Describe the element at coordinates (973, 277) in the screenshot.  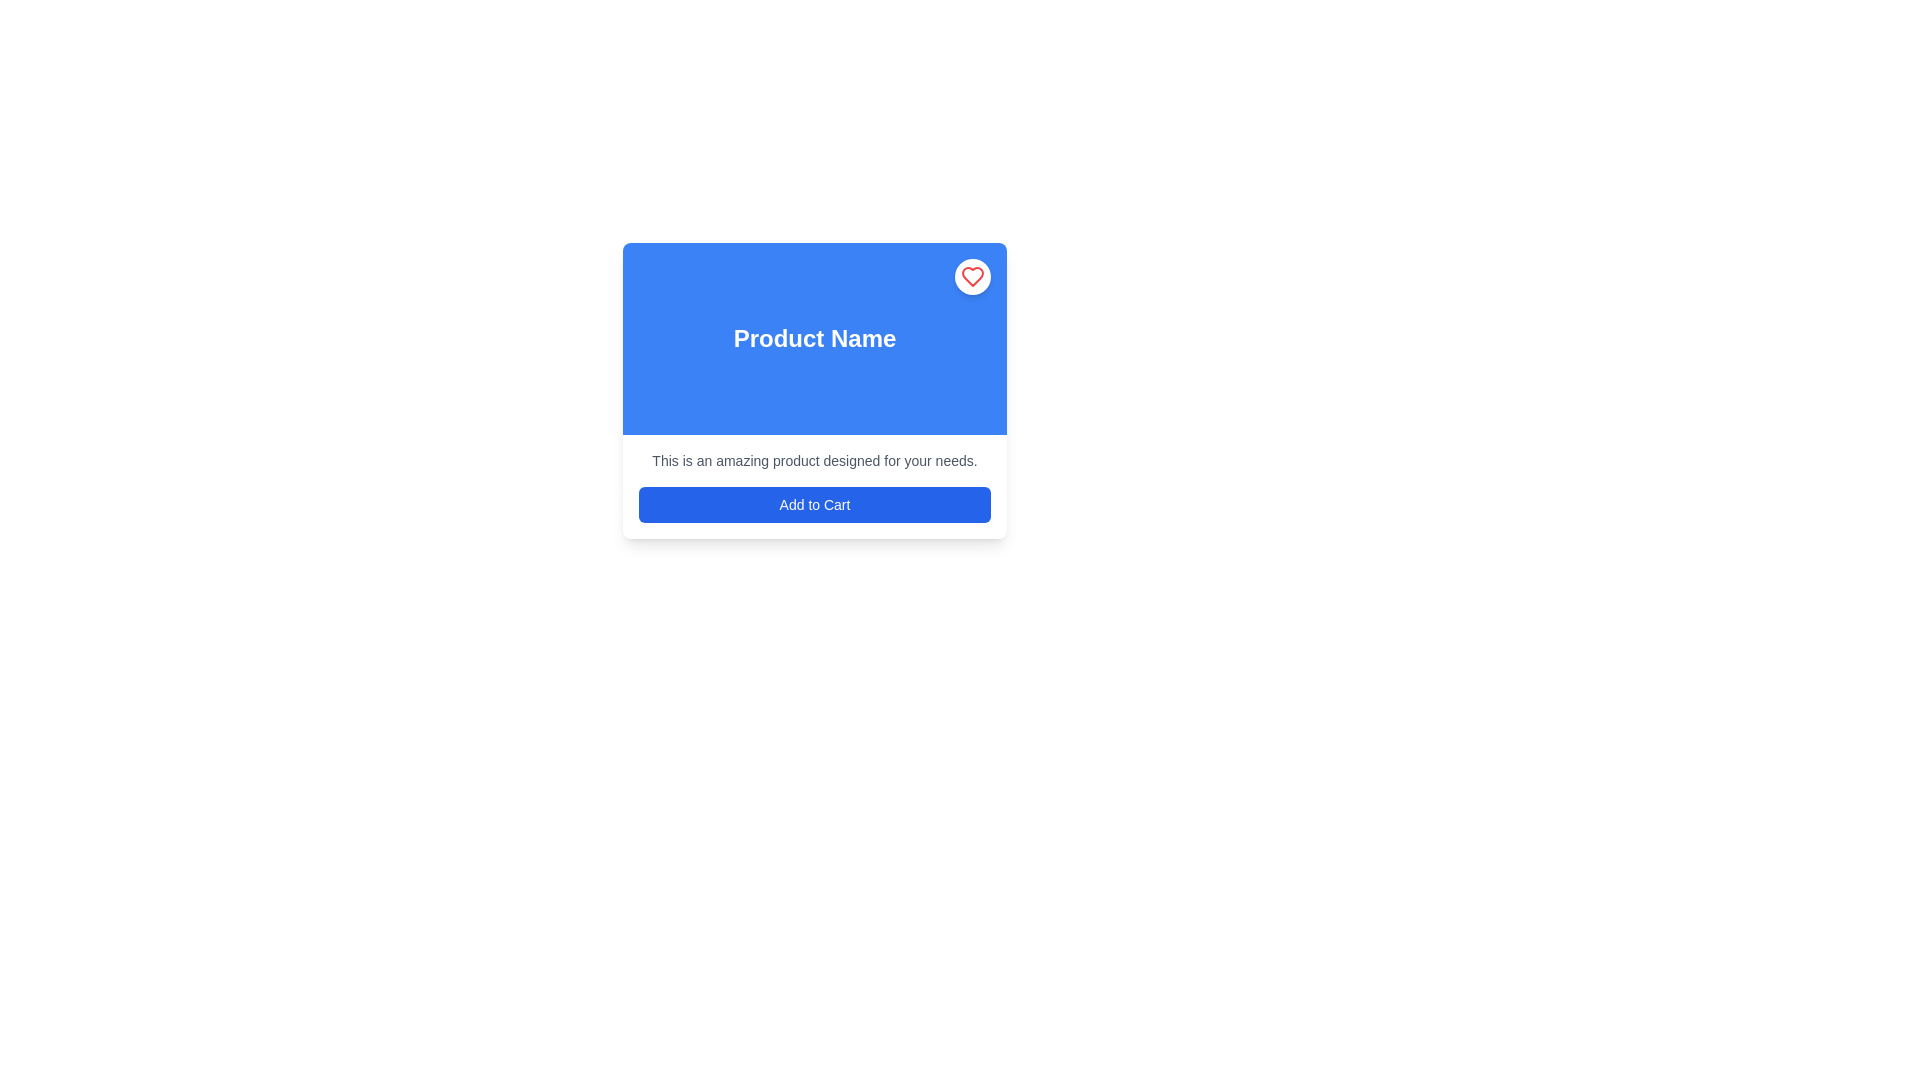
I see `the circular button with a red heart icon located at the top-right corner of the blue header area of the 'Product Name' card to like or favorite the item` at that location.